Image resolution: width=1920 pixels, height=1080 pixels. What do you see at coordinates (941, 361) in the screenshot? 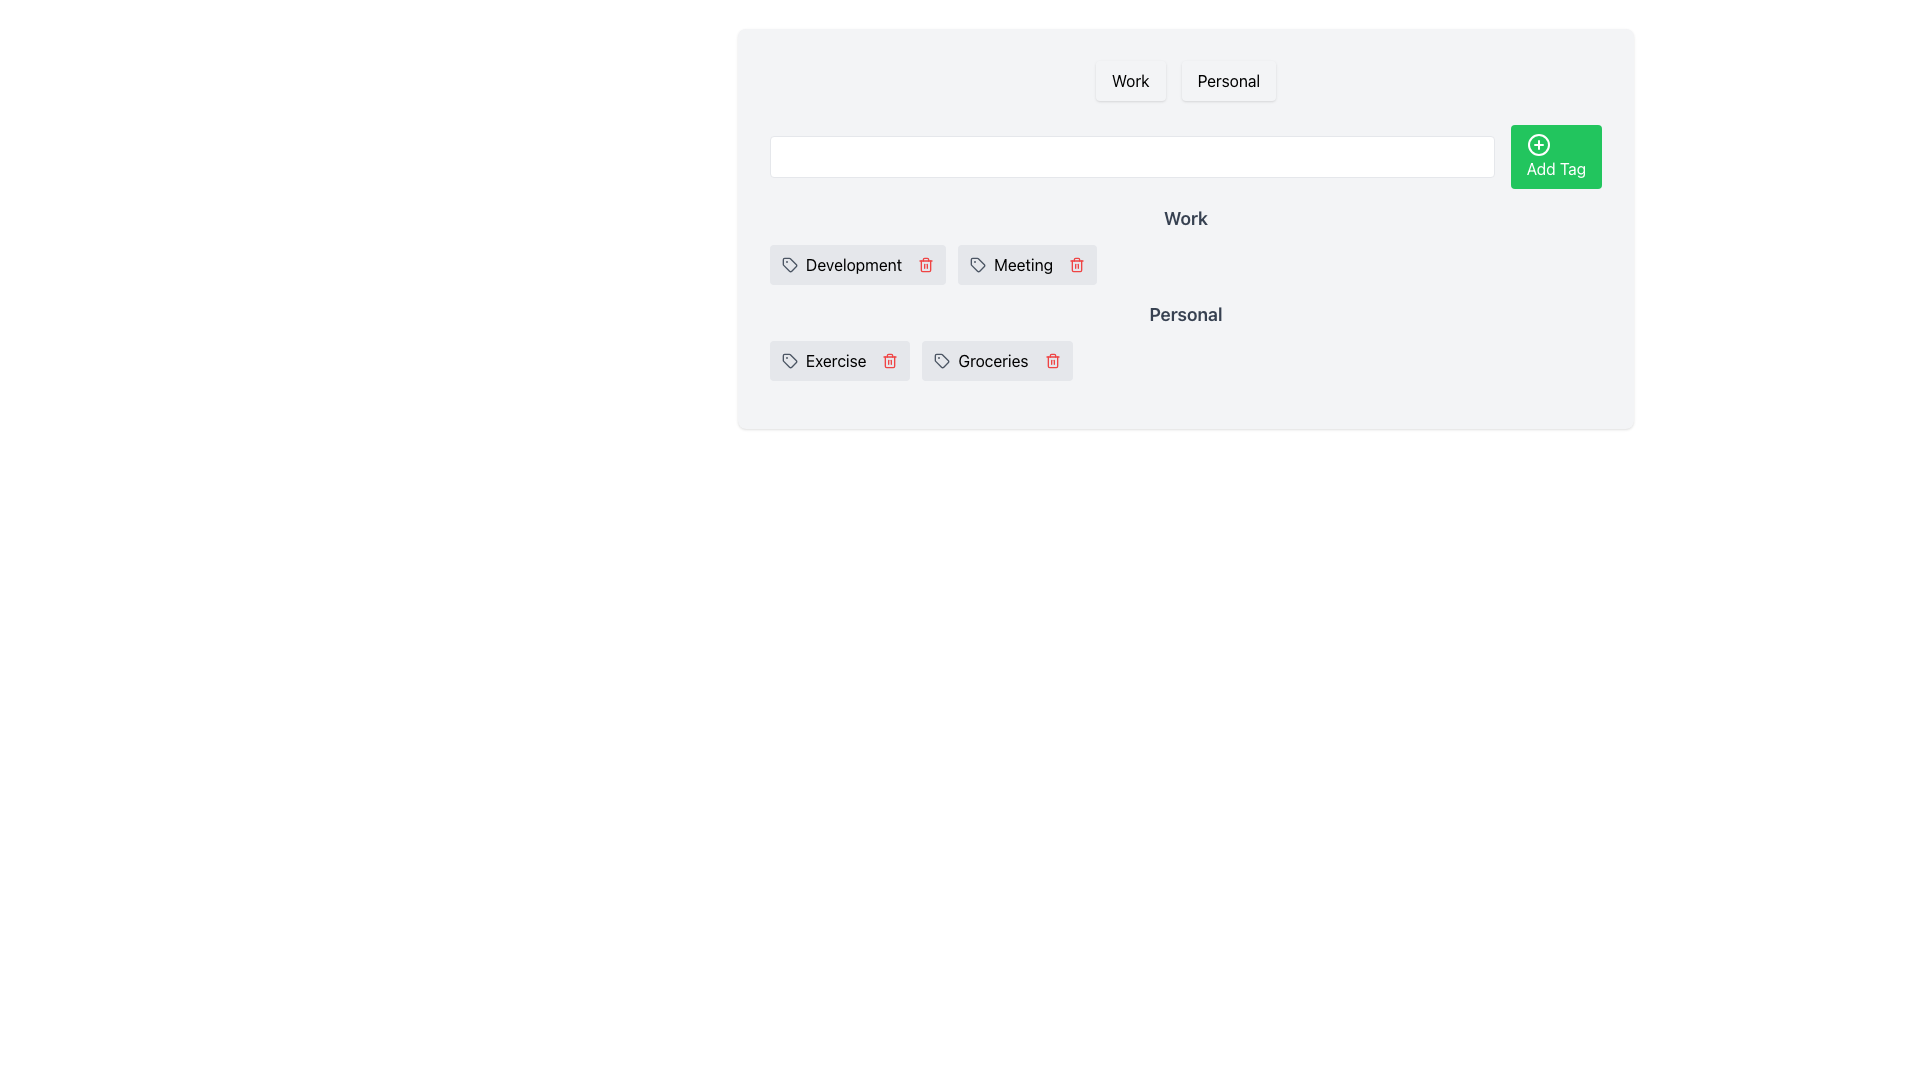
I see `the decorative icon representing the 'Groceries' list item in the 'Personal' section, located to the left of the text 'Groceries'` at bounding box center [941, 361].